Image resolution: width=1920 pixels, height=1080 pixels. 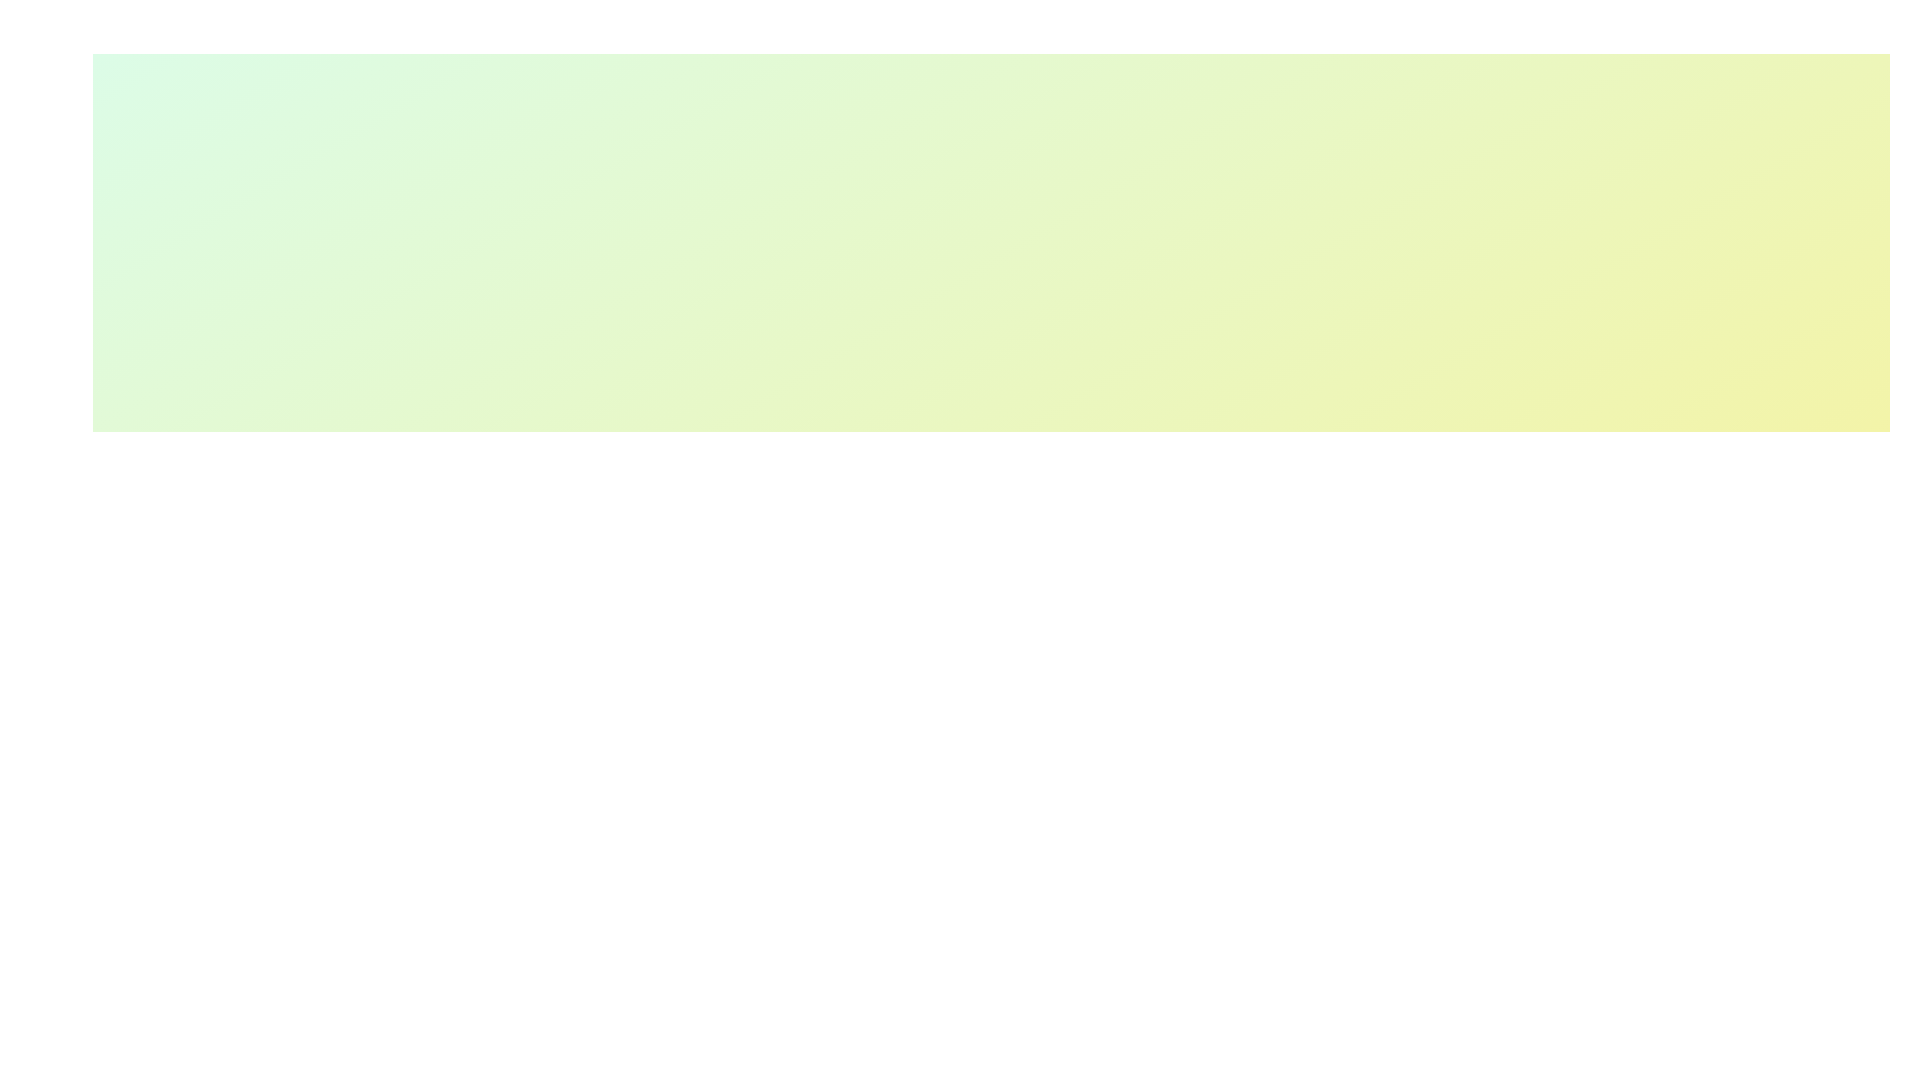 I want to click on toggle button to expand or collapse the feature panel, so click(x=1181, y=520).